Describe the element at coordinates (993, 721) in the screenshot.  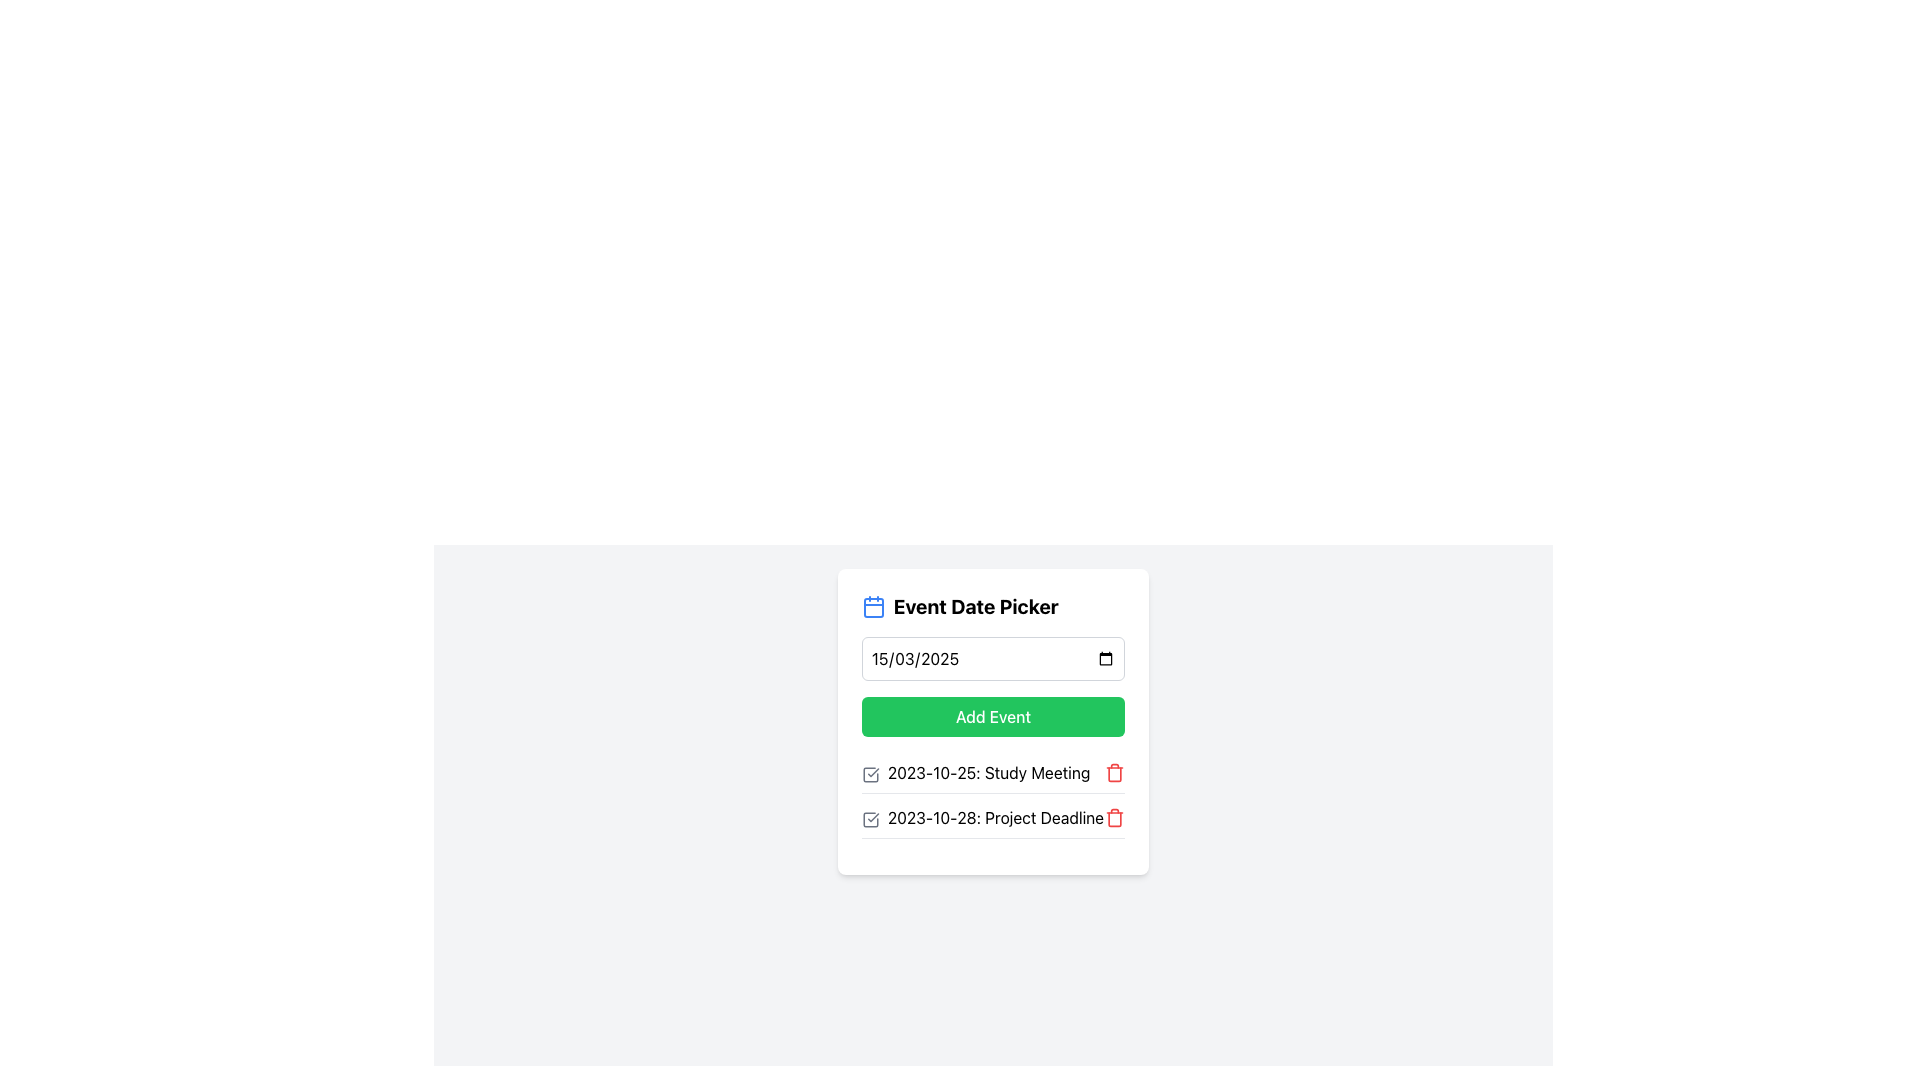
I see `the green rectangular button labeled 'Add Event' to change its background color` at that location.